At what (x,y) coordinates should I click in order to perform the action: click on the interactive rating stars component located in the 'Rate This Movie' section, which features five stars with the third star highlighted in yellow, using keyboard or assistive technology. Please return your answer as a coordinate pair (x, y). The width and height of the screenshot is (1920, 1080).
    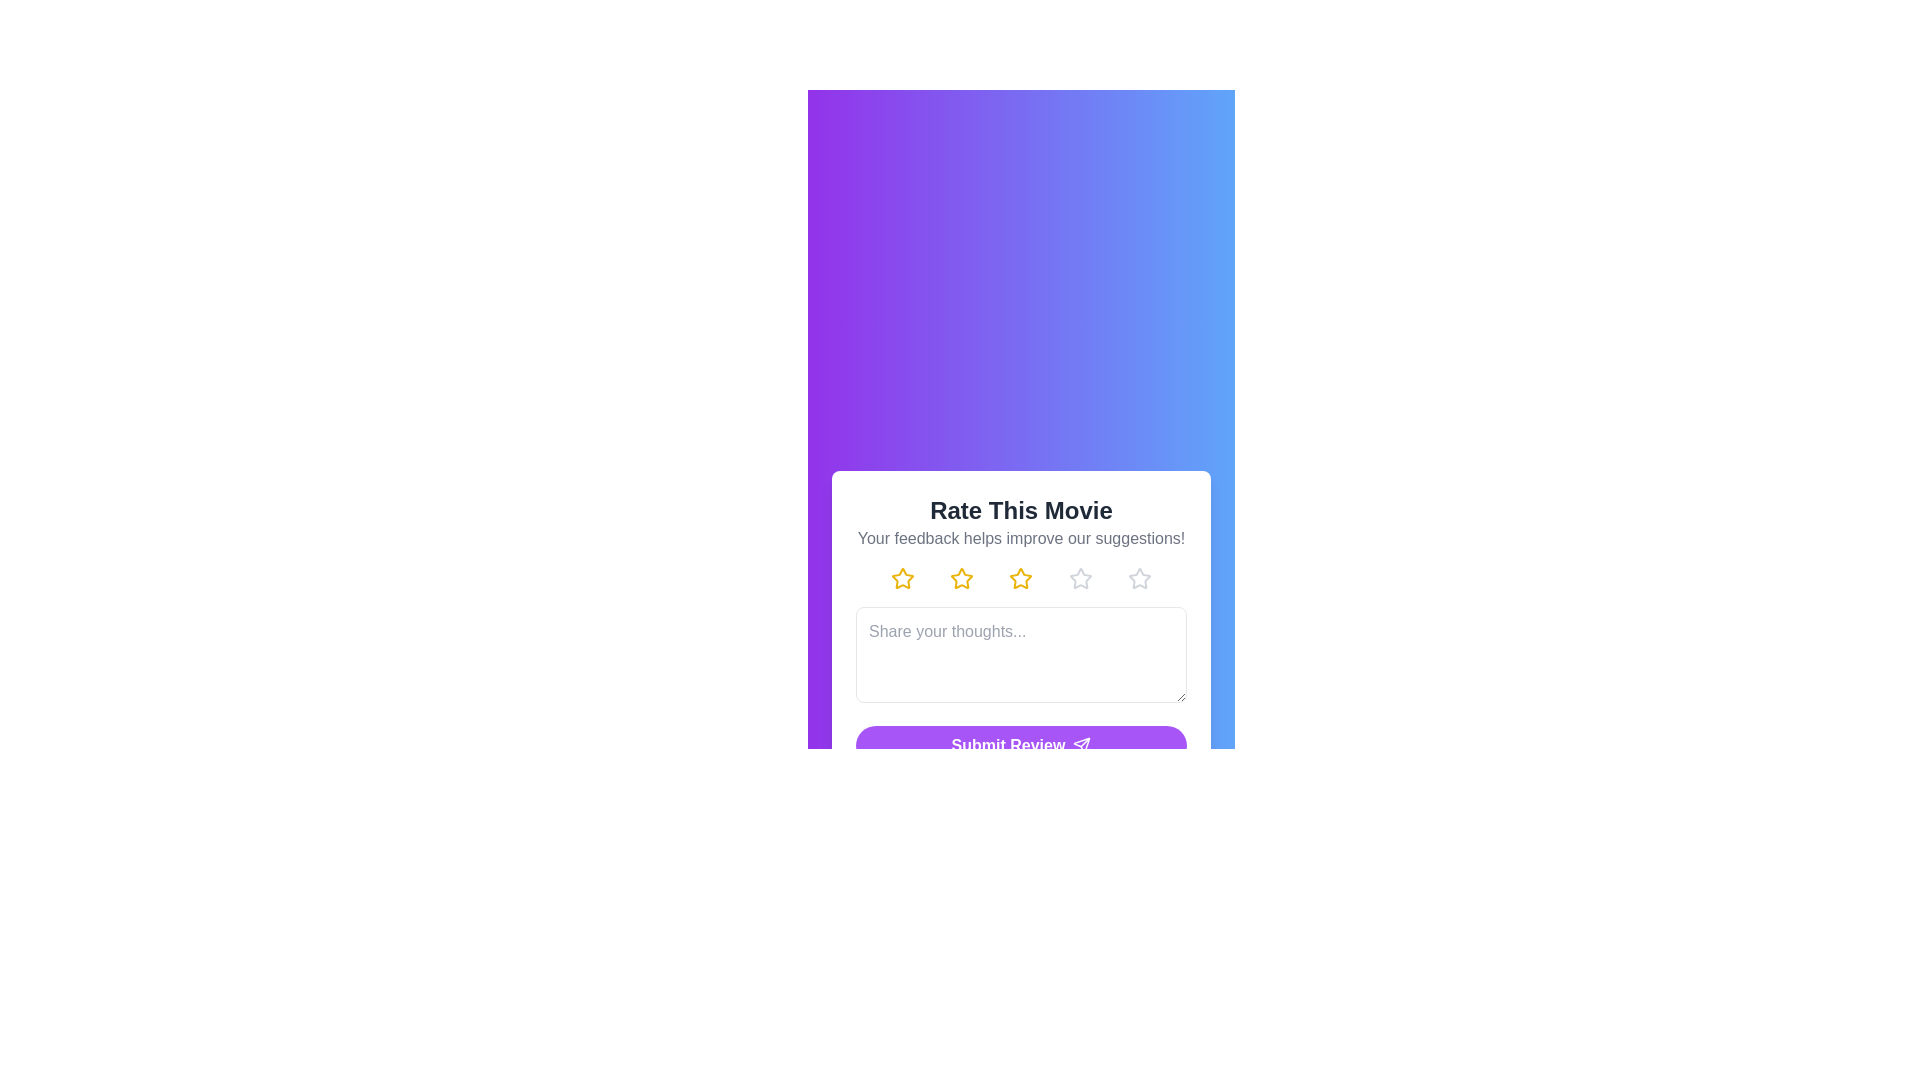
    Looking at the image, I should click on (1021, 578).